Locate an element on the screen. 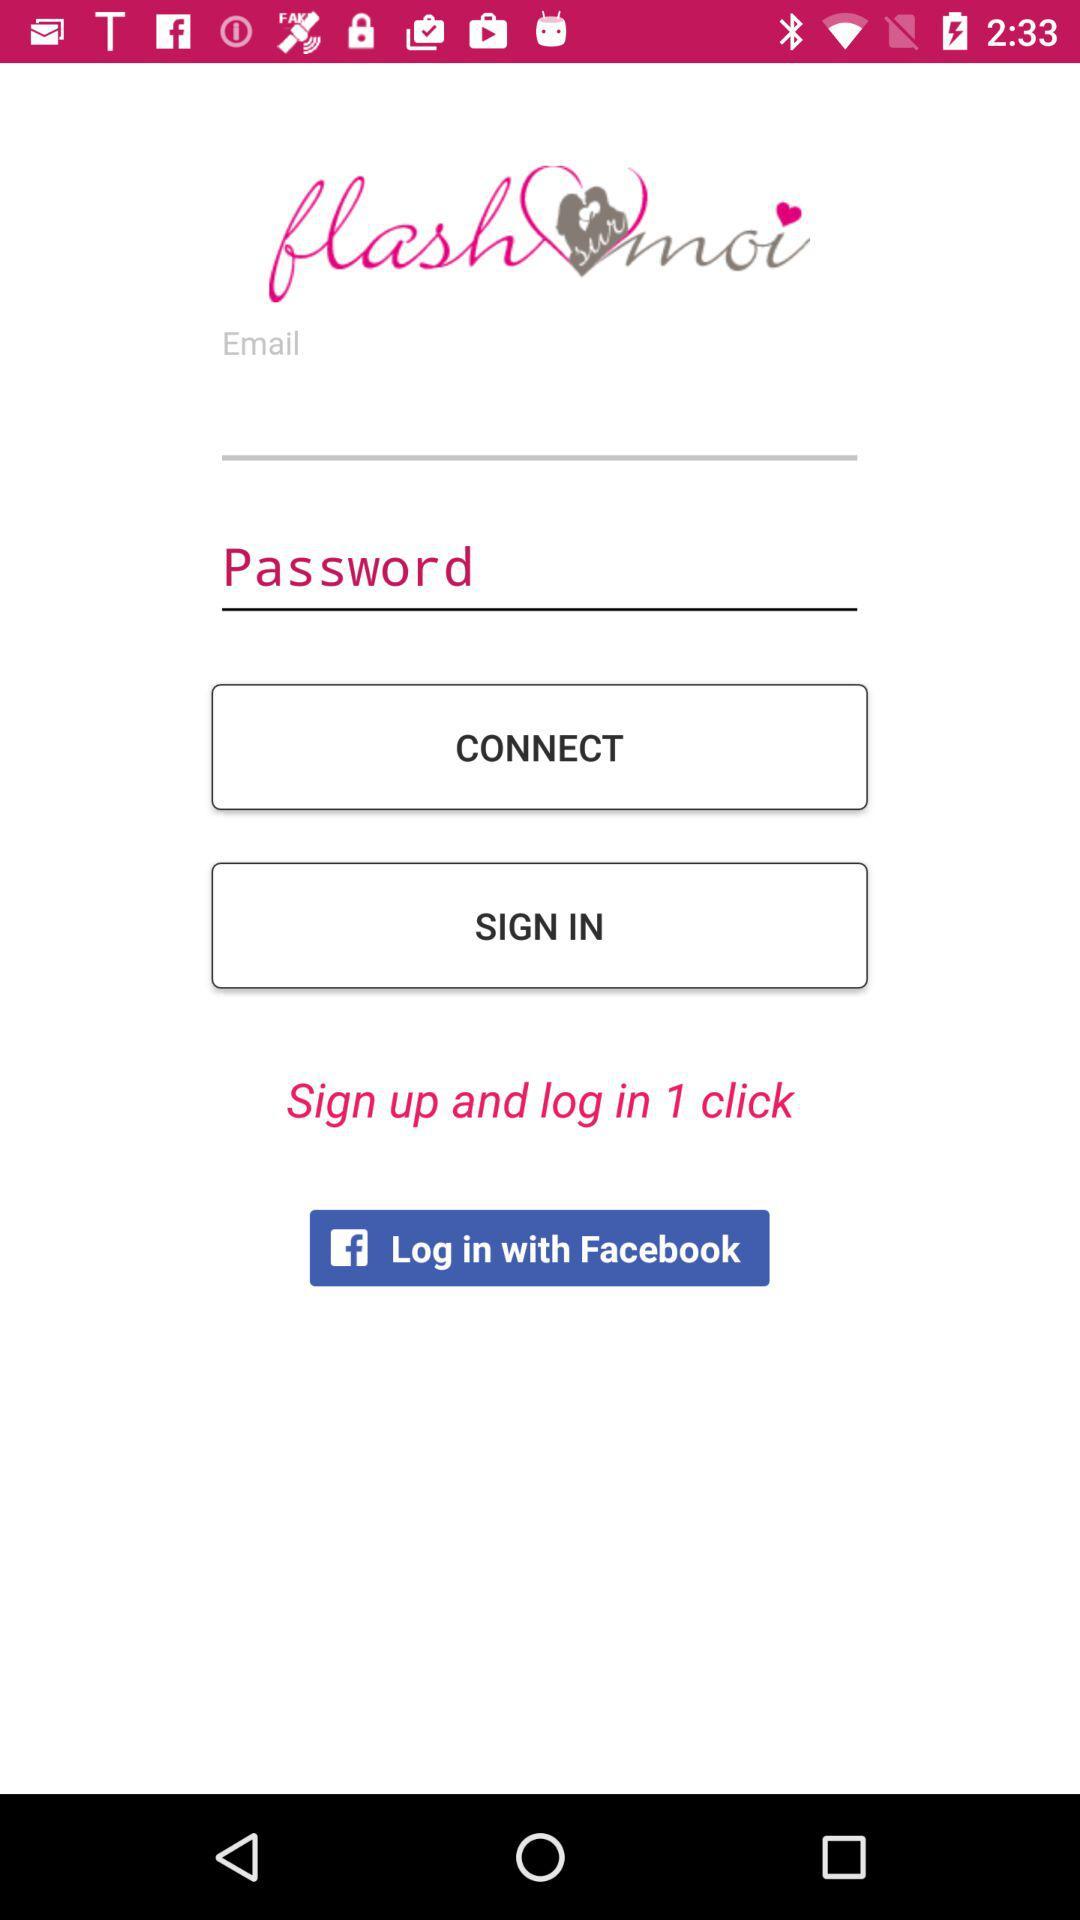 This screenshot has height=1920, width=1080. input your password is located at coordinates (538, 568).